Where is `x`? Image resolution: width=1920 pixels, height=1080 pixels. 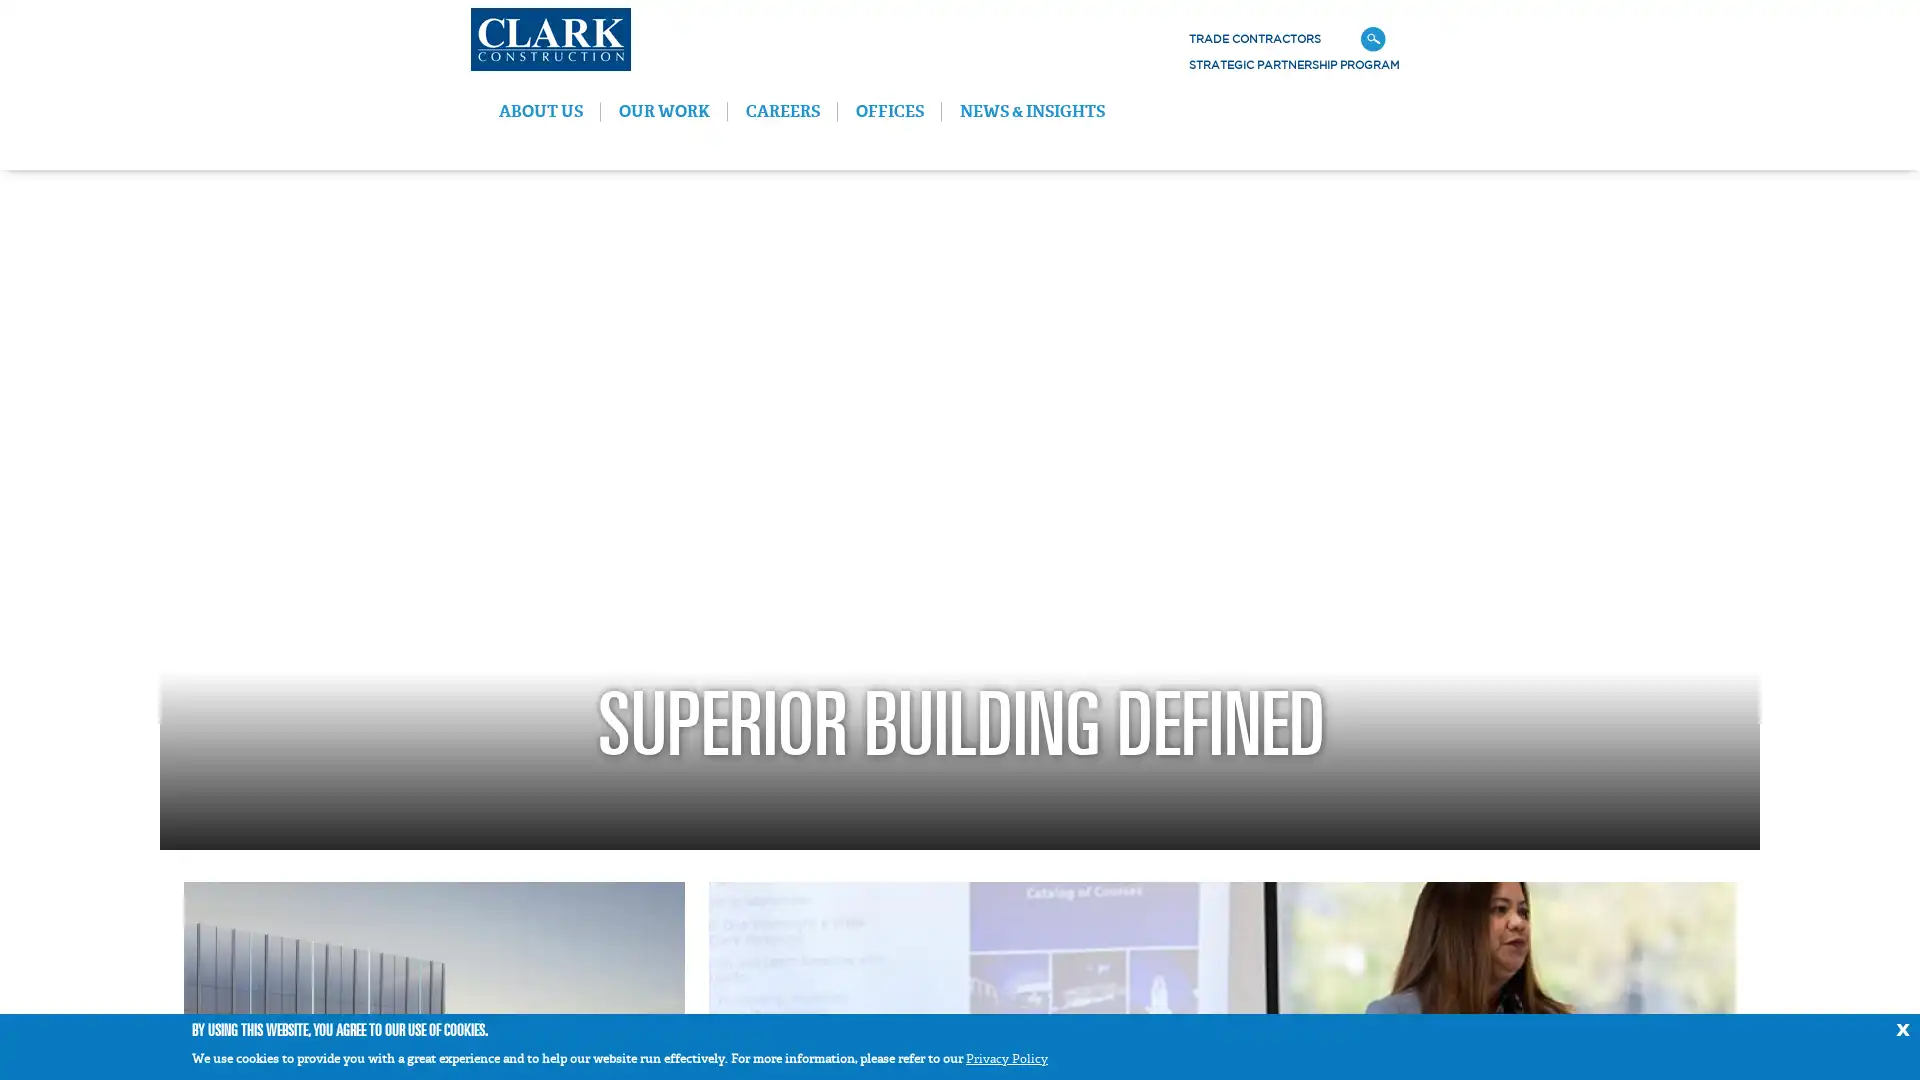
x is located at coordinates (1901, 1027).